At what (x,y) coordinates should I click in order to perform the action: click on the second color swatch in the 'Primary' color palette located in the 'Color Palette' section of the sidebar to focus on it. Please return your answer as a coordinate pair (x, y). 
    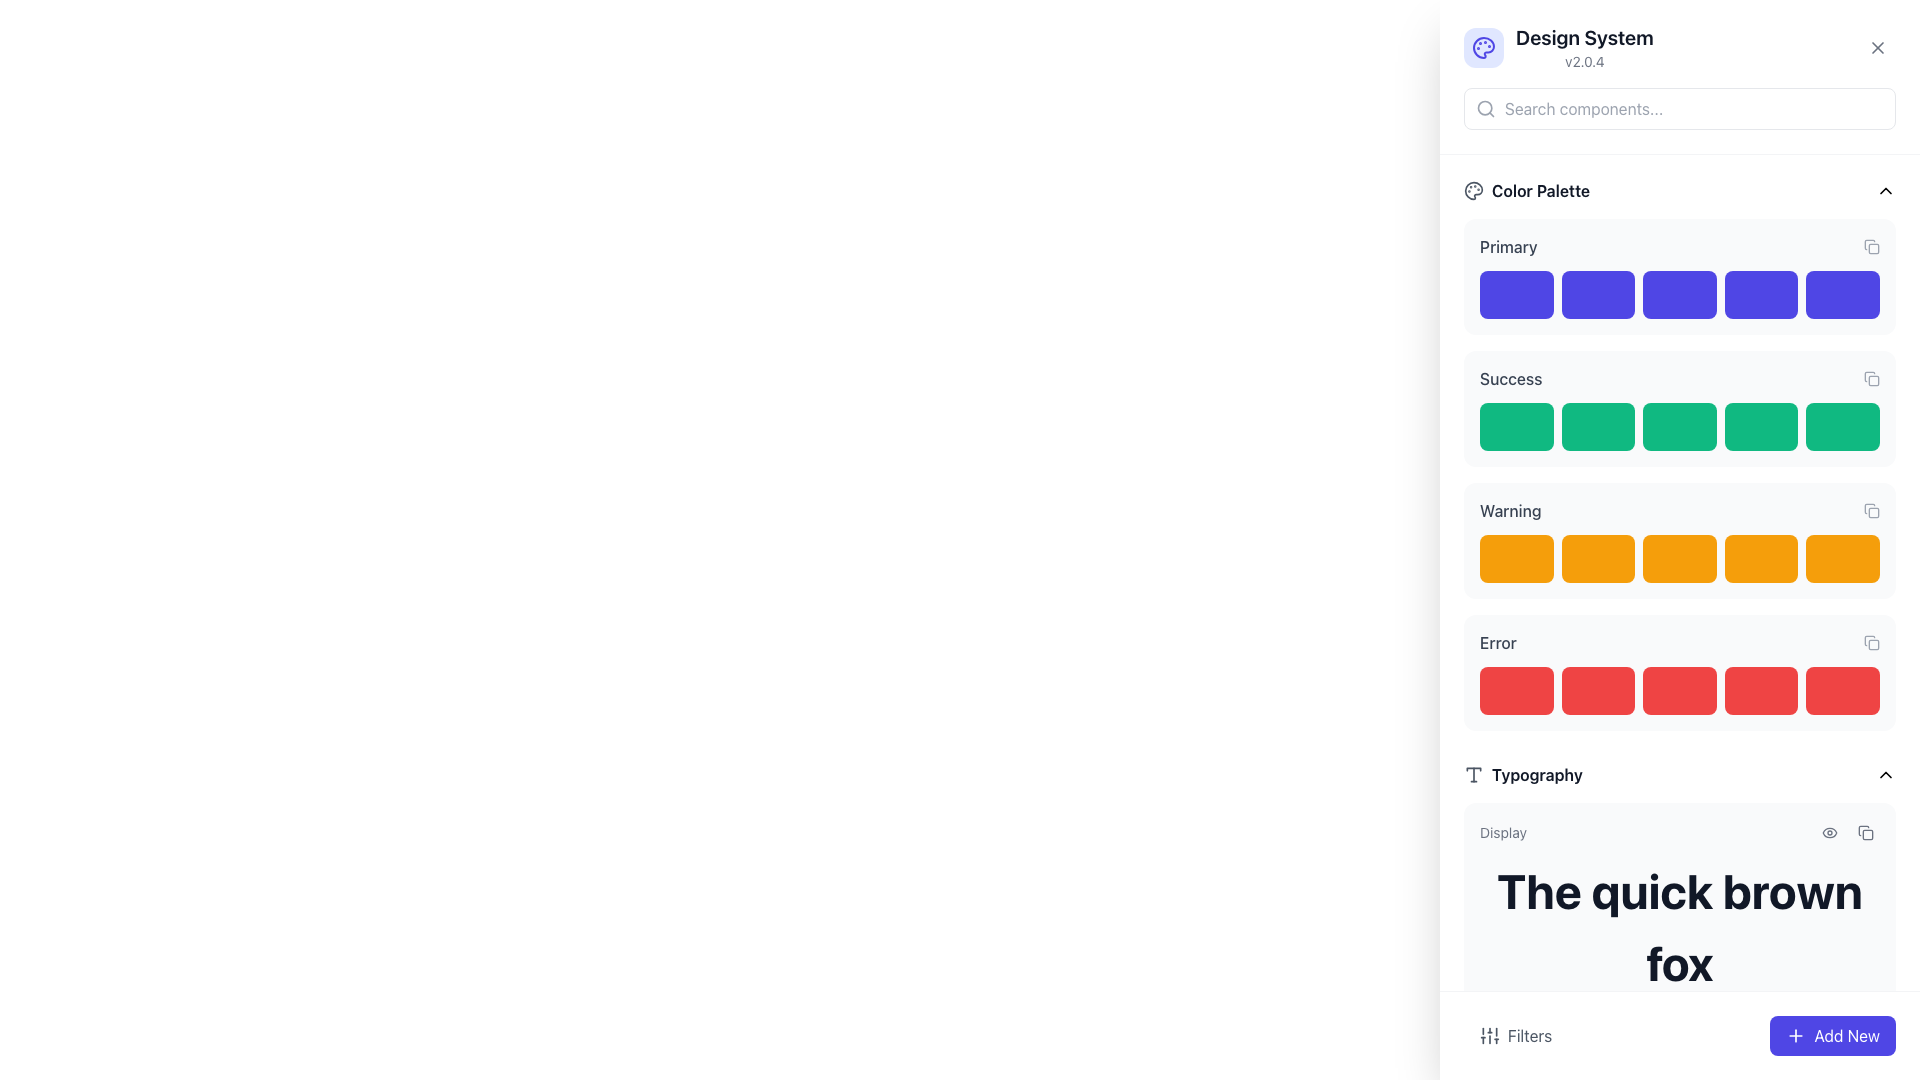
    Looking at the image, I should click on (1597, 294).